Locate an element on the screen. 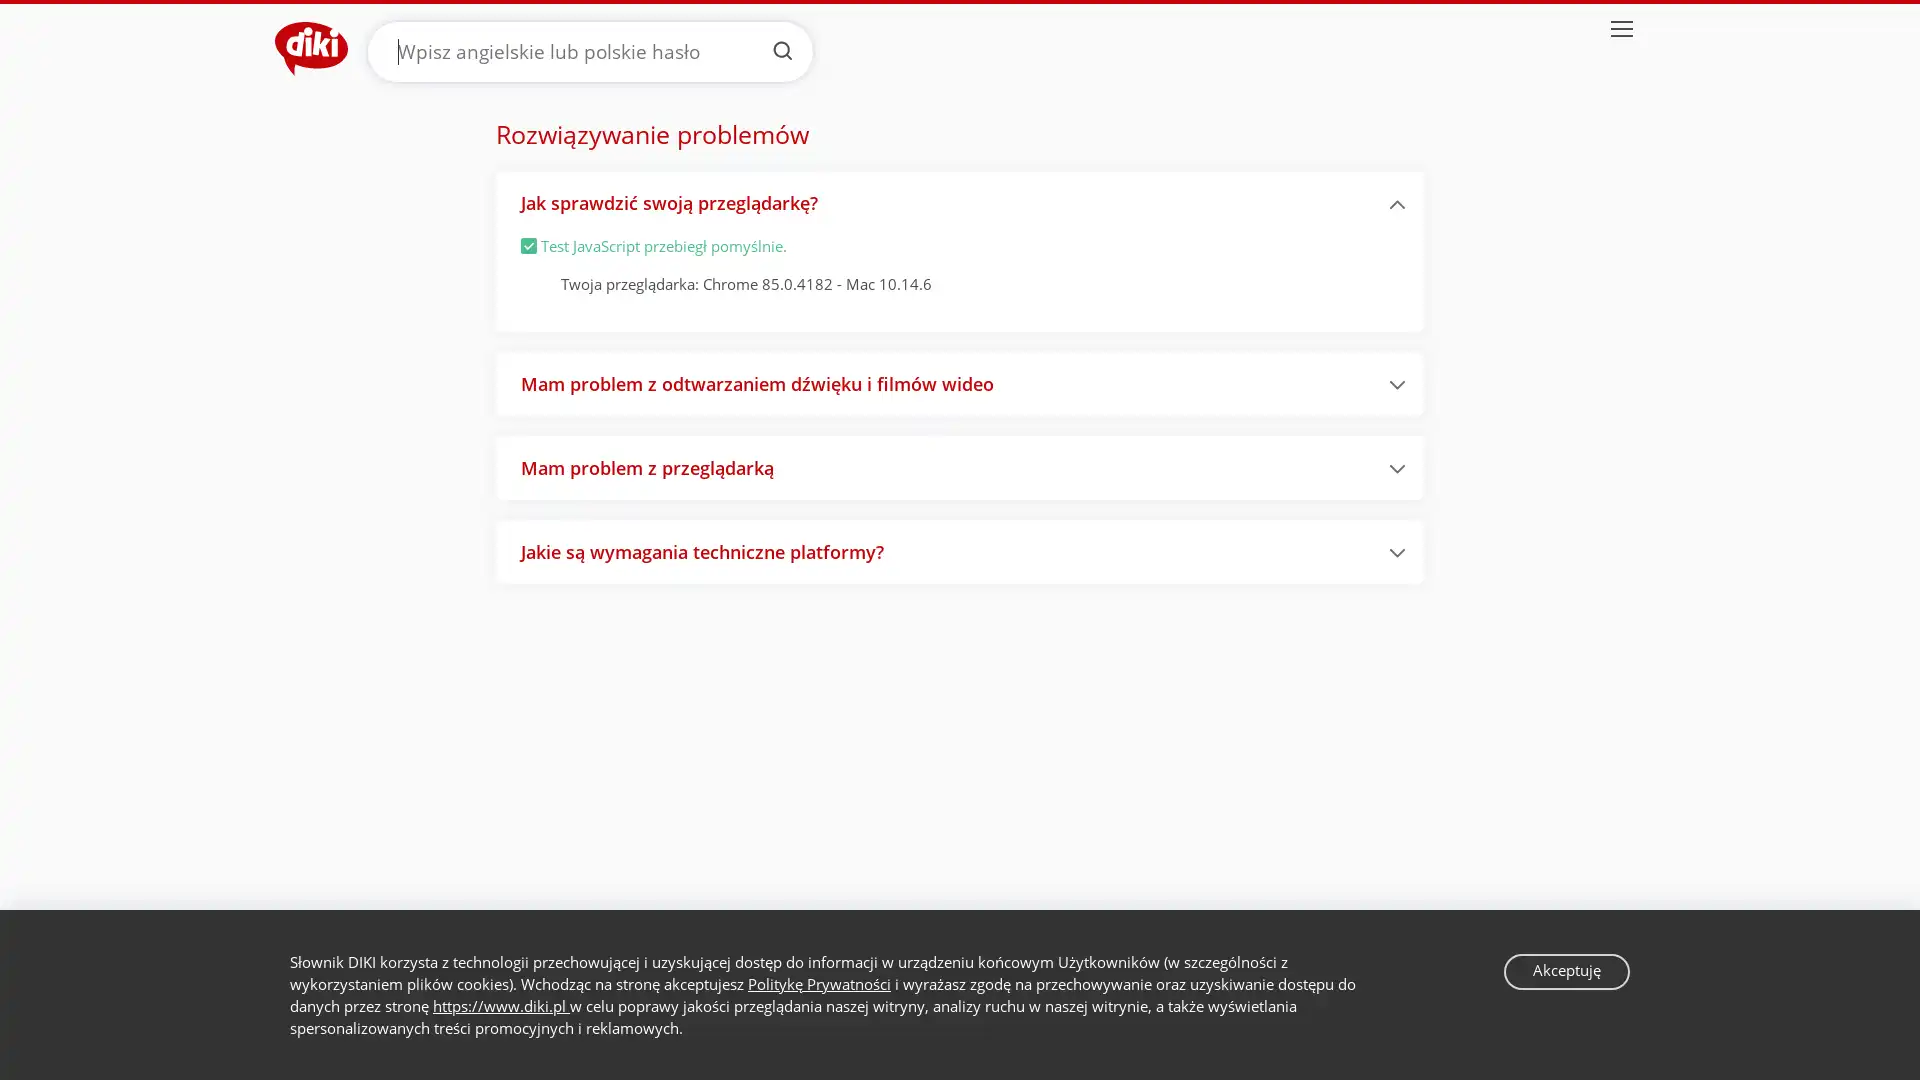 The image size is (1920, 1080). Szukaj is located at coordinates (781, 49).